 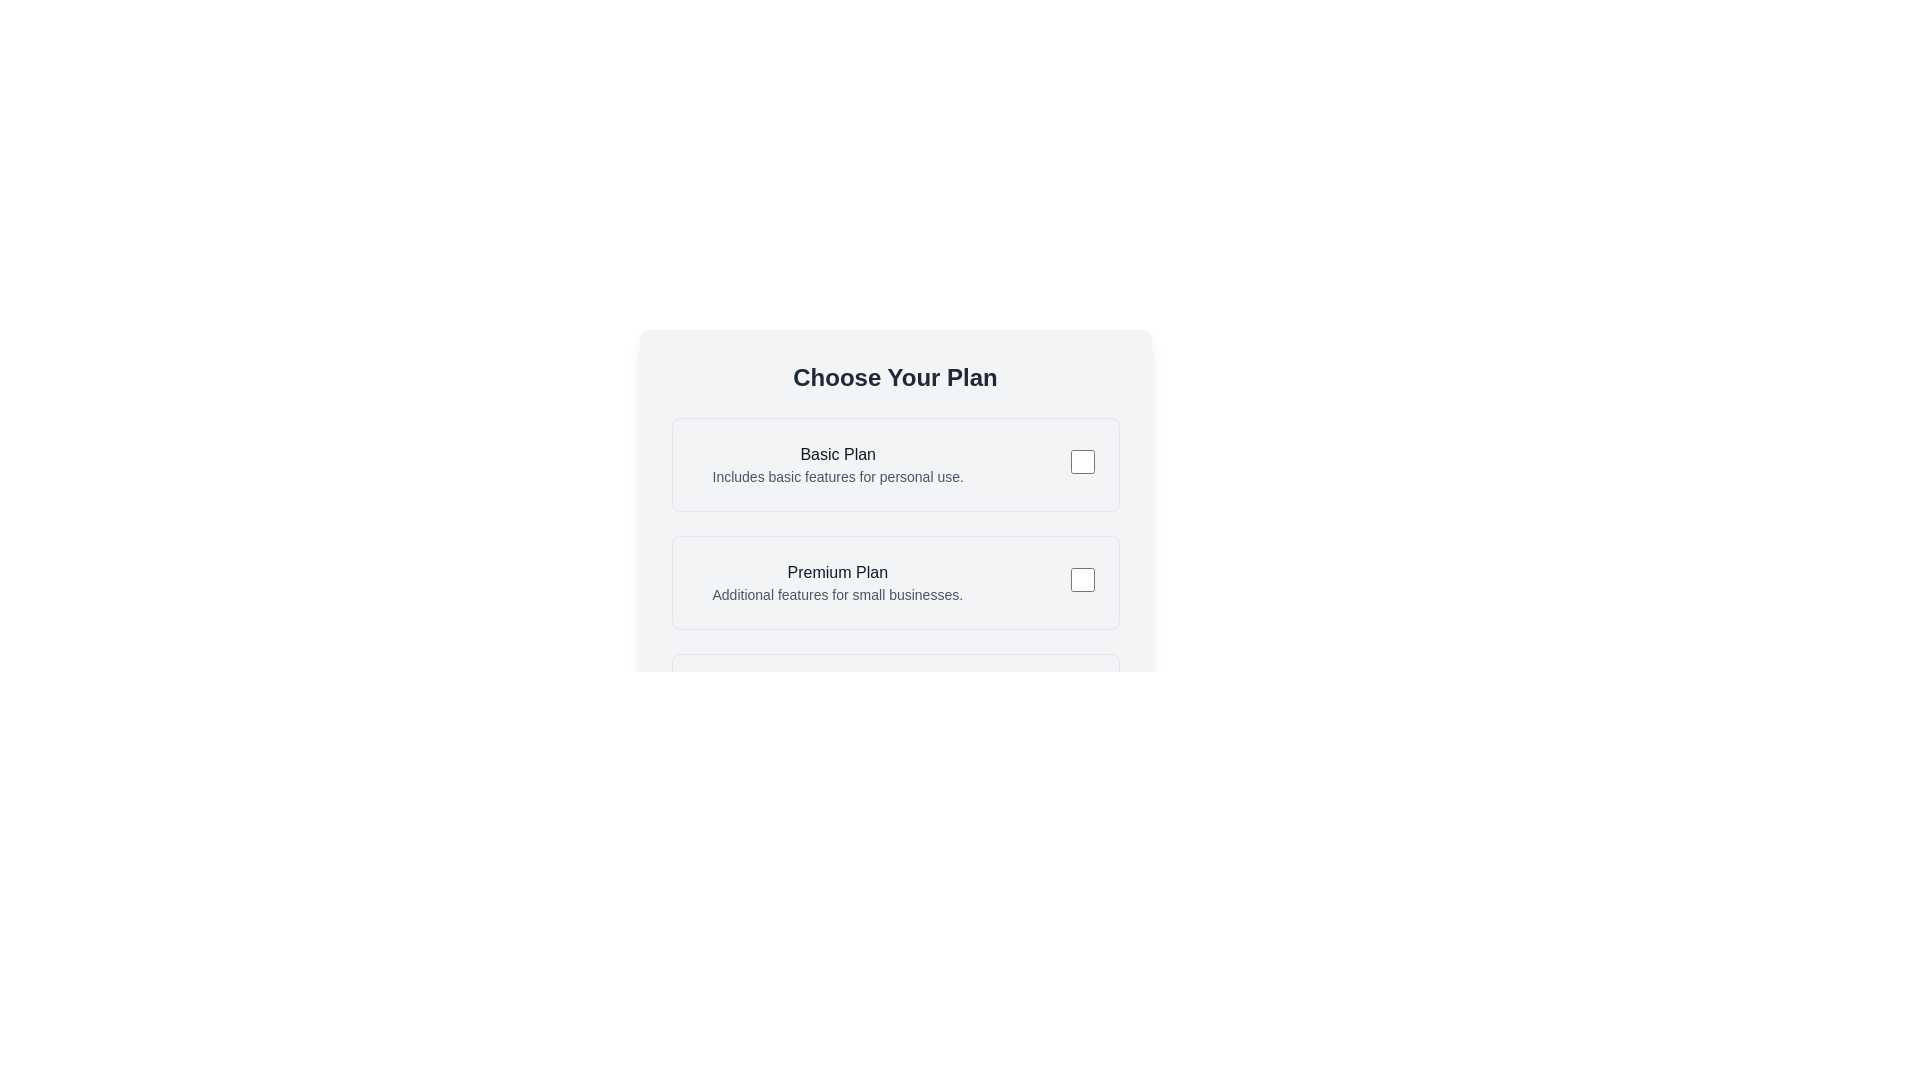 What do you see at coordinates (1081, 465) in the screenshot?
I see `the square checkbox styled with a blue tint located within the 'Basic Plan' option box` at bounding box center [1081, 465].